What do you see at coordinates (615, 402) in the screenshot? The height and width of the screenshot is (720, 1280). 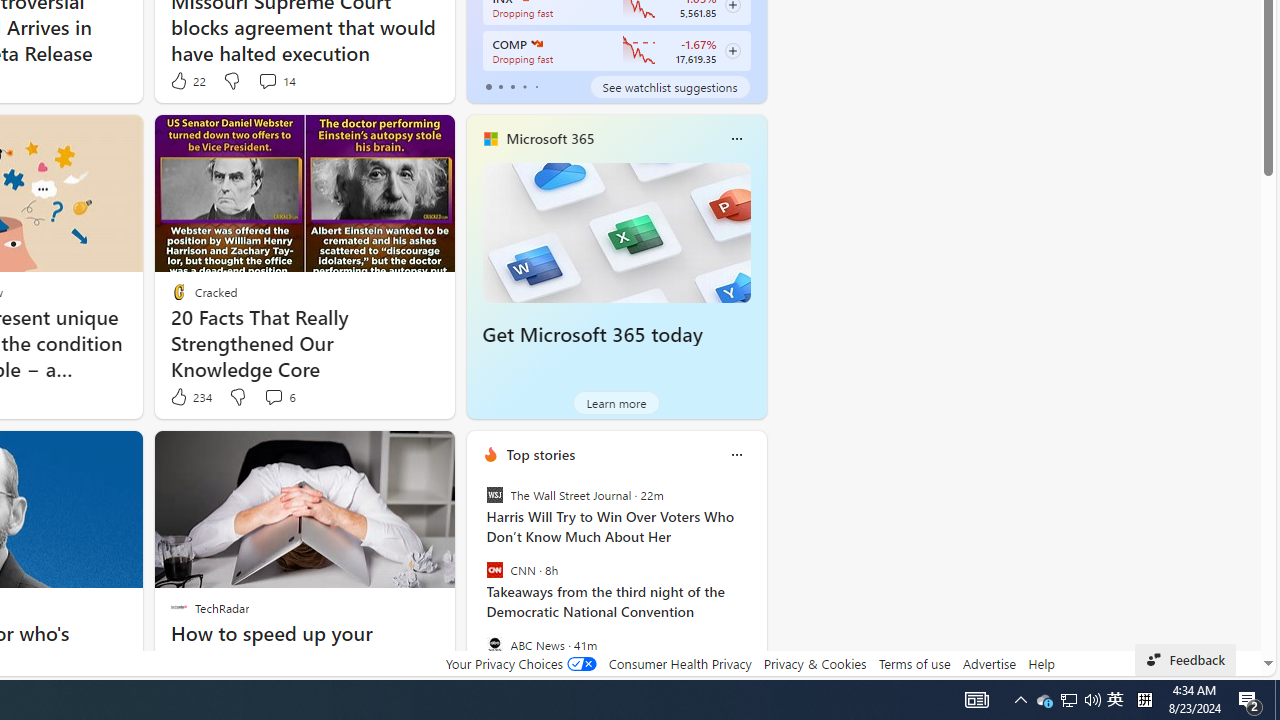 I see `'Learn more'` at bounding box center [615, 402].